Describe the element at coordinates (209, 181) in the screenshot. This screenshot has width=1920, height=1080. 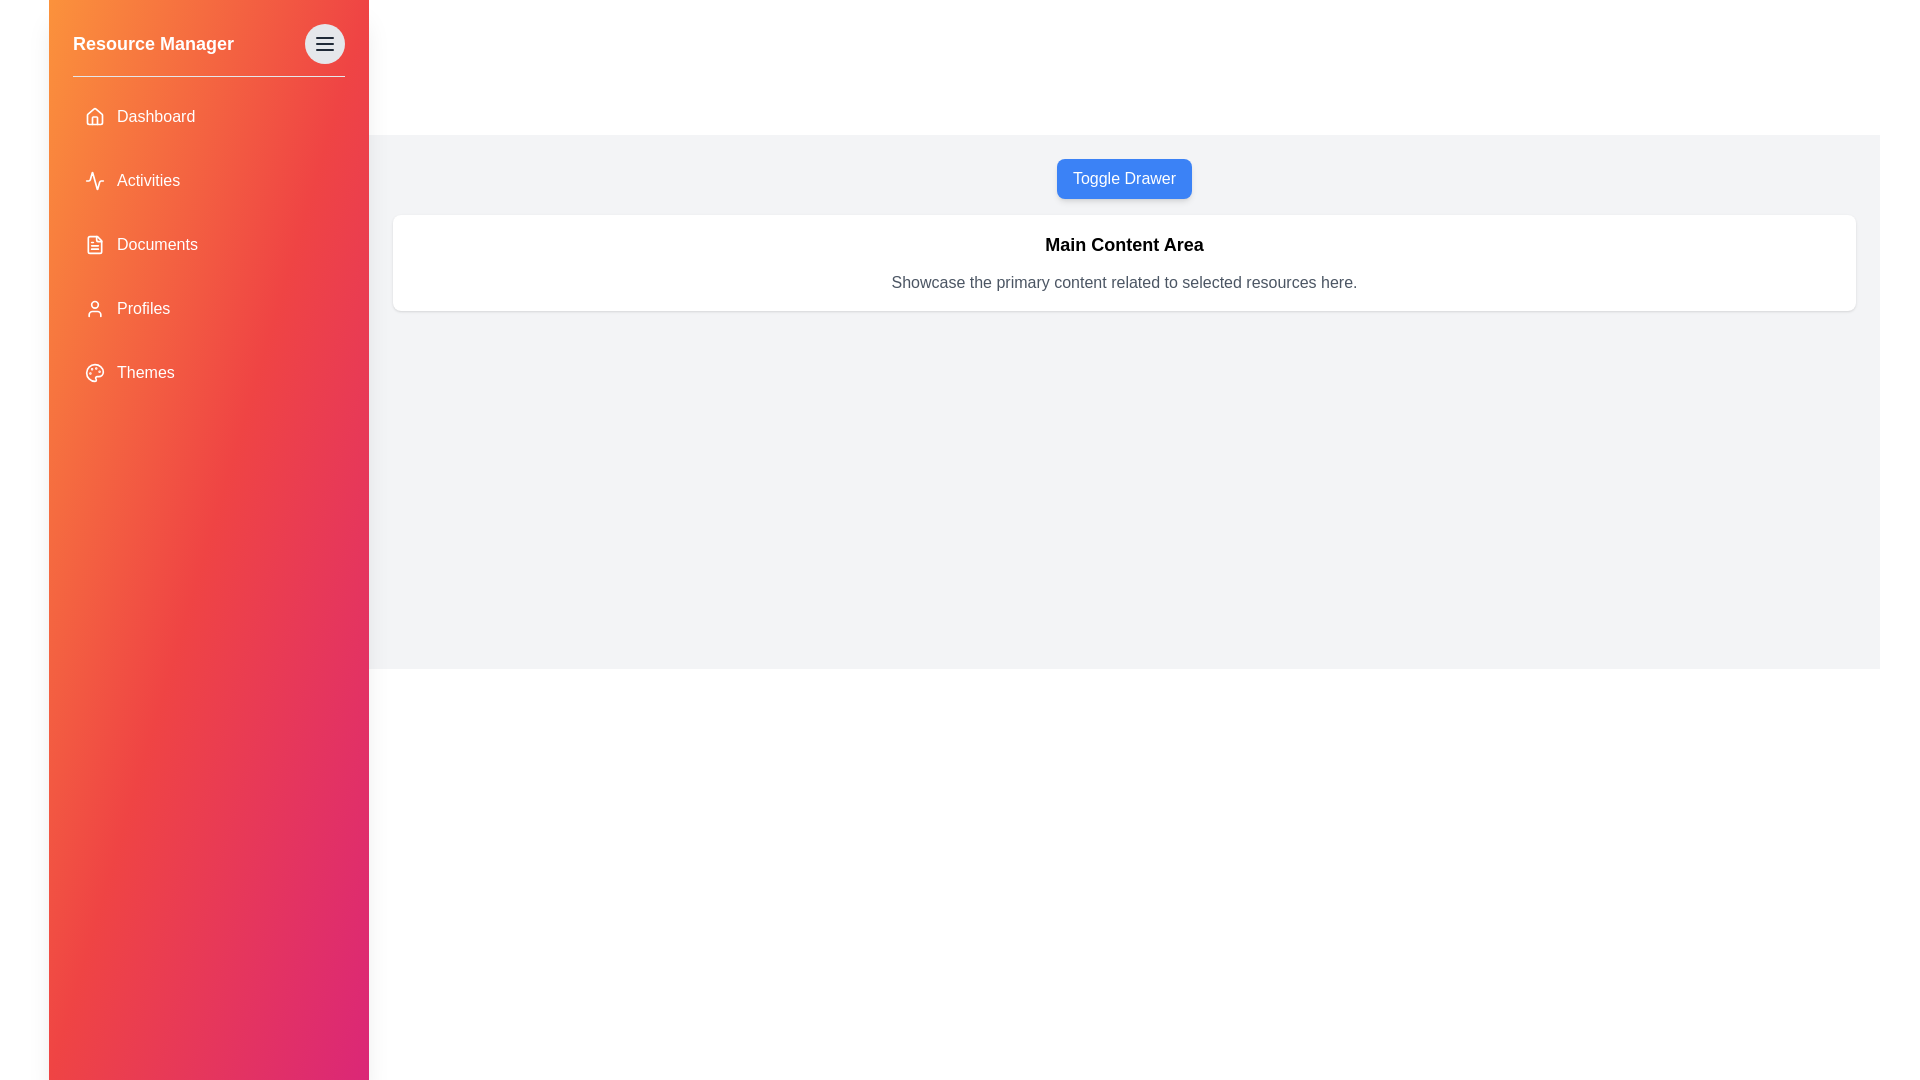
I see `the Activities item in the drawer to navigate to that section` at that location.